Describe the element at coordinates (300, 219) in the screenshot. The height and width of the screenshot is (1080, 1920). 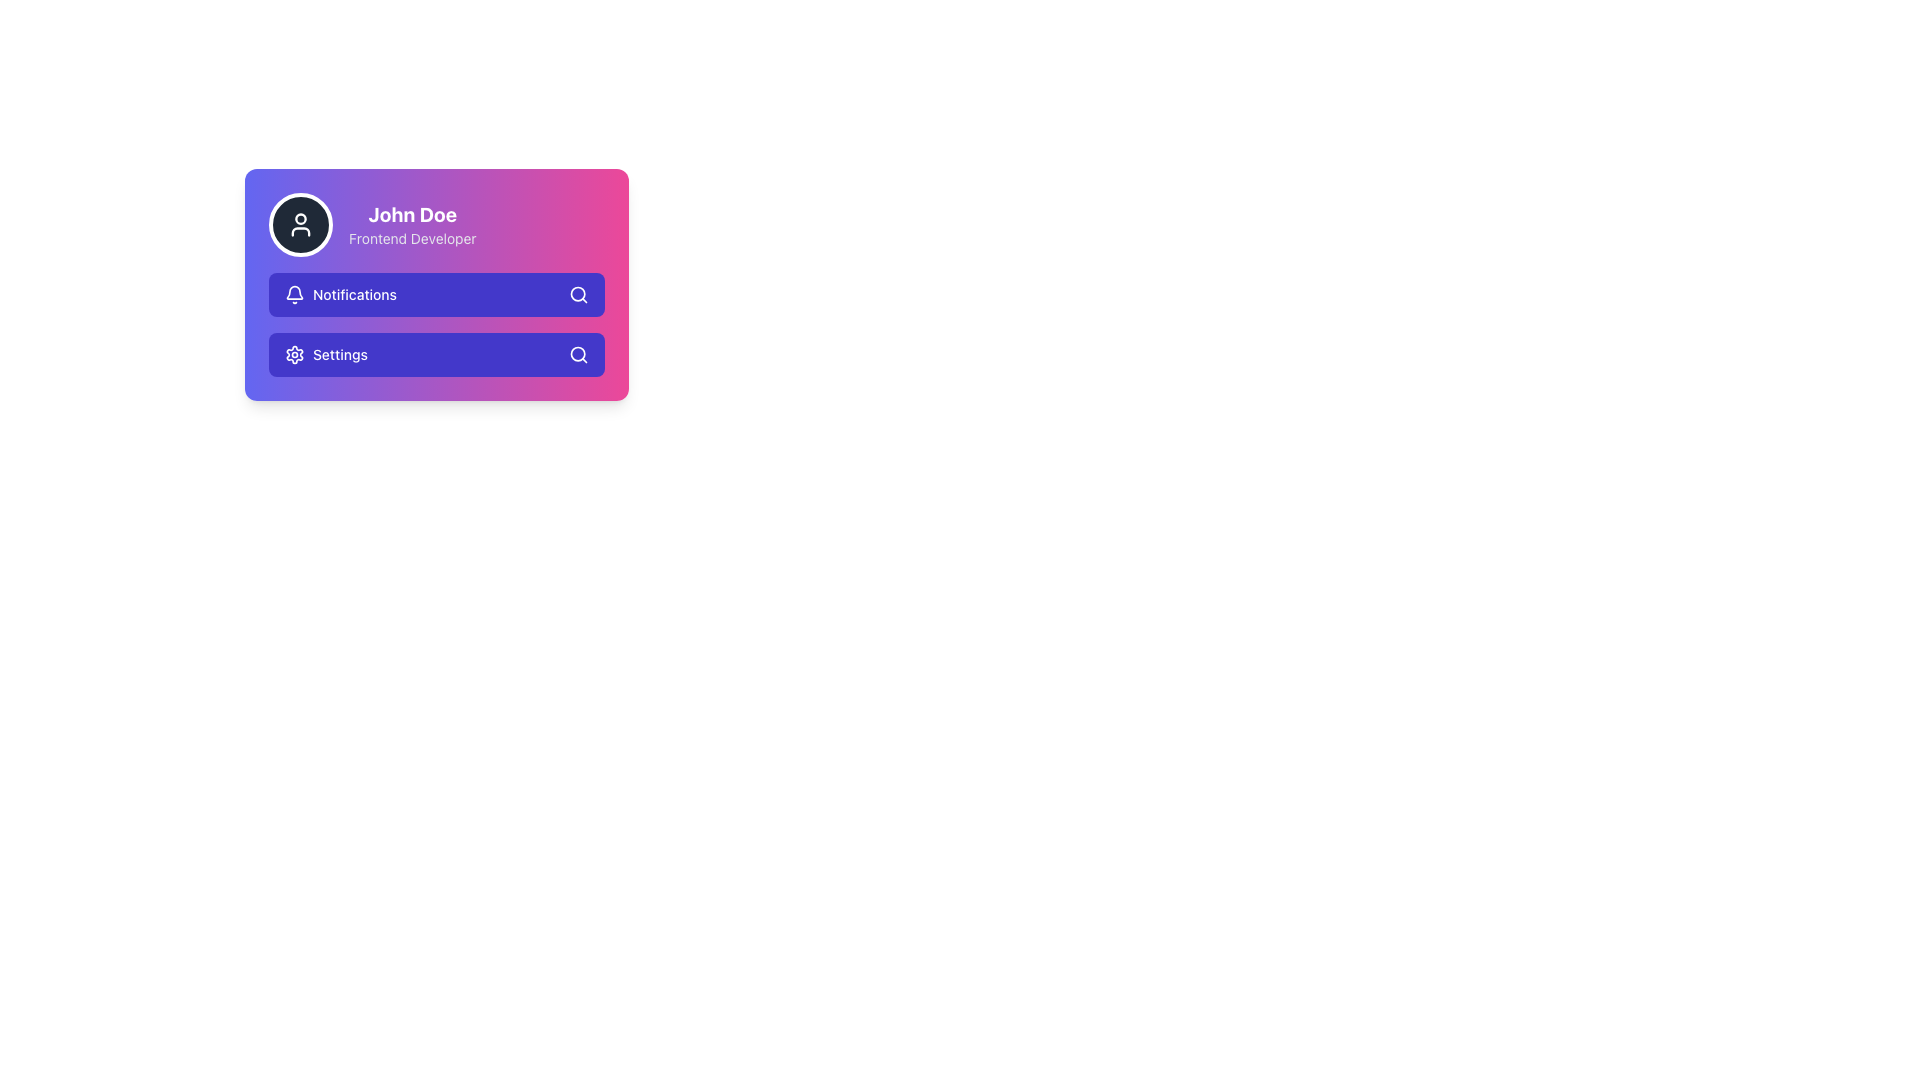
I see `the circular SVG graphical element that represents part of the user profile display icon located at the top left of the rectangular card` at that location.